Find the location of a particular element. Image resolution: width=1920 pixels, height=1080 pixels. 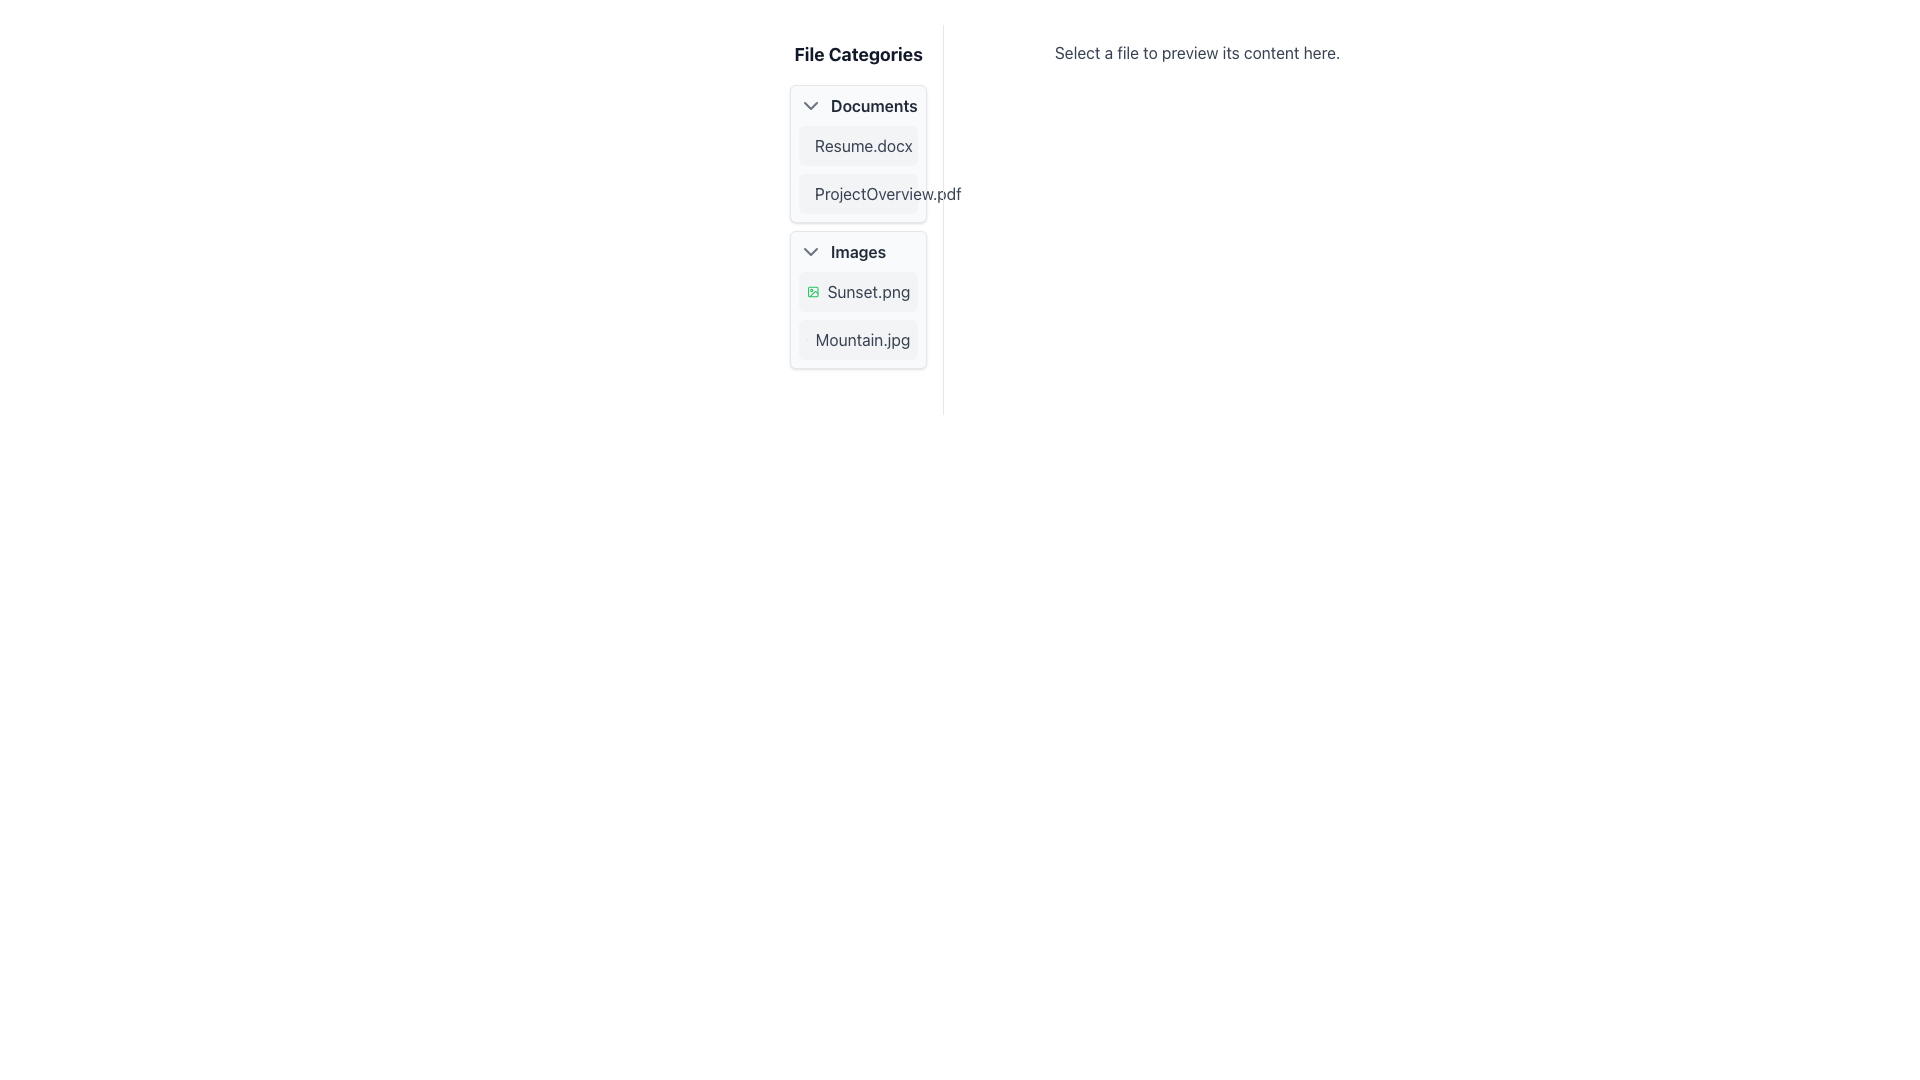

the text label 'ProjectOverview.pdf' under the 'Documents' category is located at coordinates (887, 193).